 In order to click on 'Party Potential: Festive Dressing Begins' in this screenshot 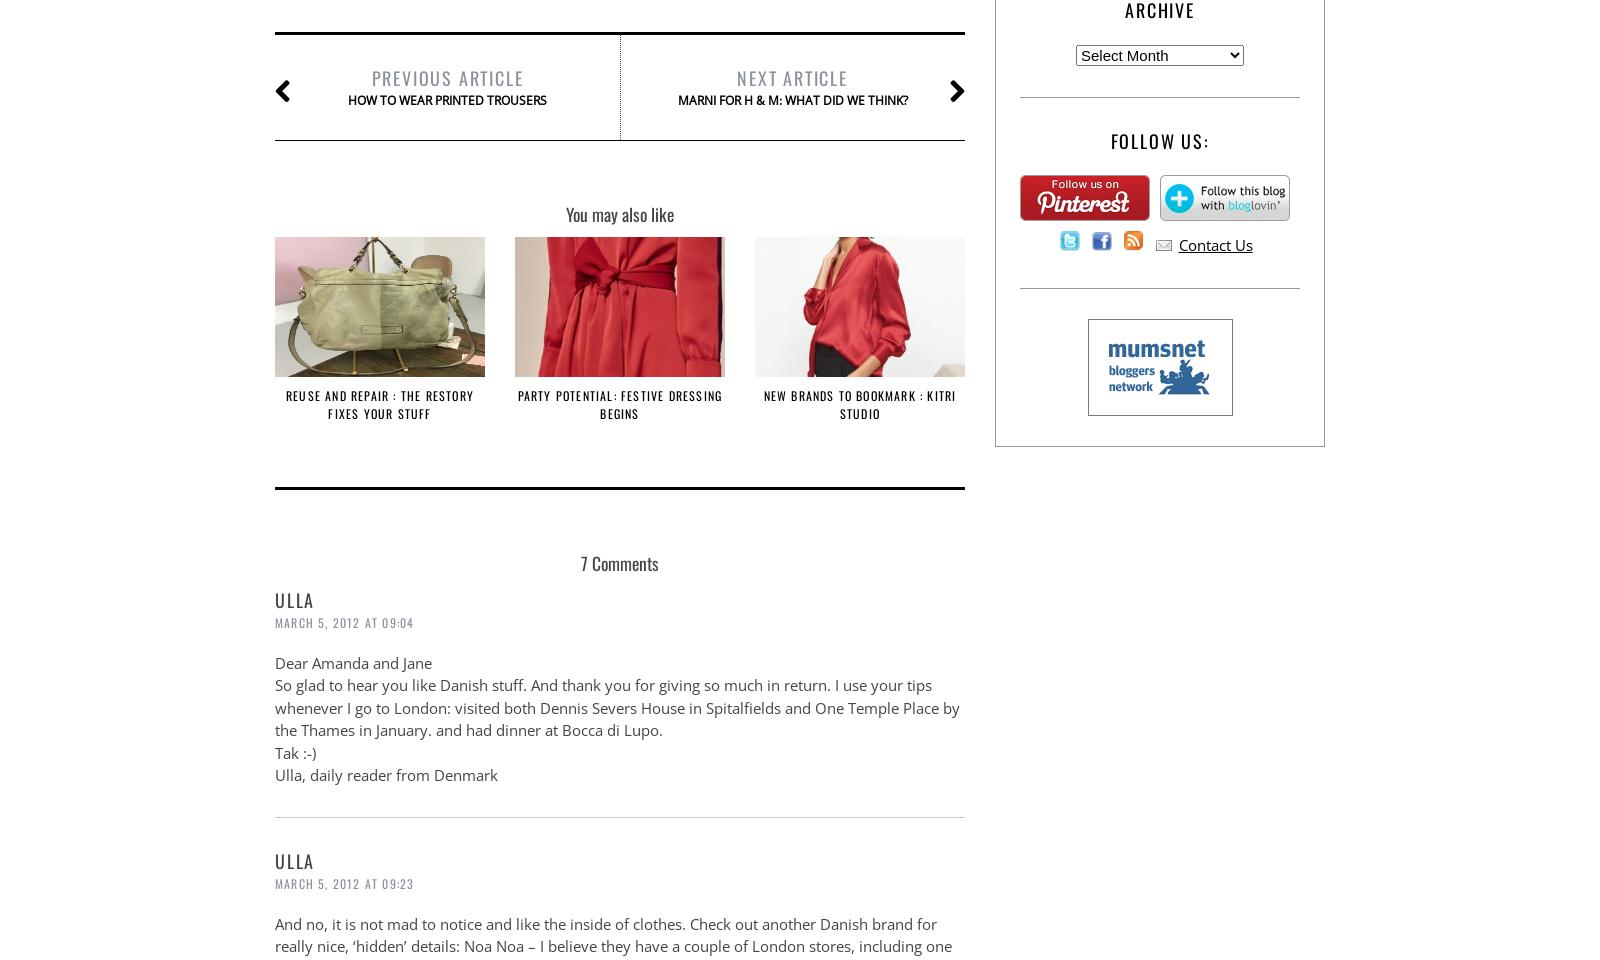, I will do `click(515, 403)`.